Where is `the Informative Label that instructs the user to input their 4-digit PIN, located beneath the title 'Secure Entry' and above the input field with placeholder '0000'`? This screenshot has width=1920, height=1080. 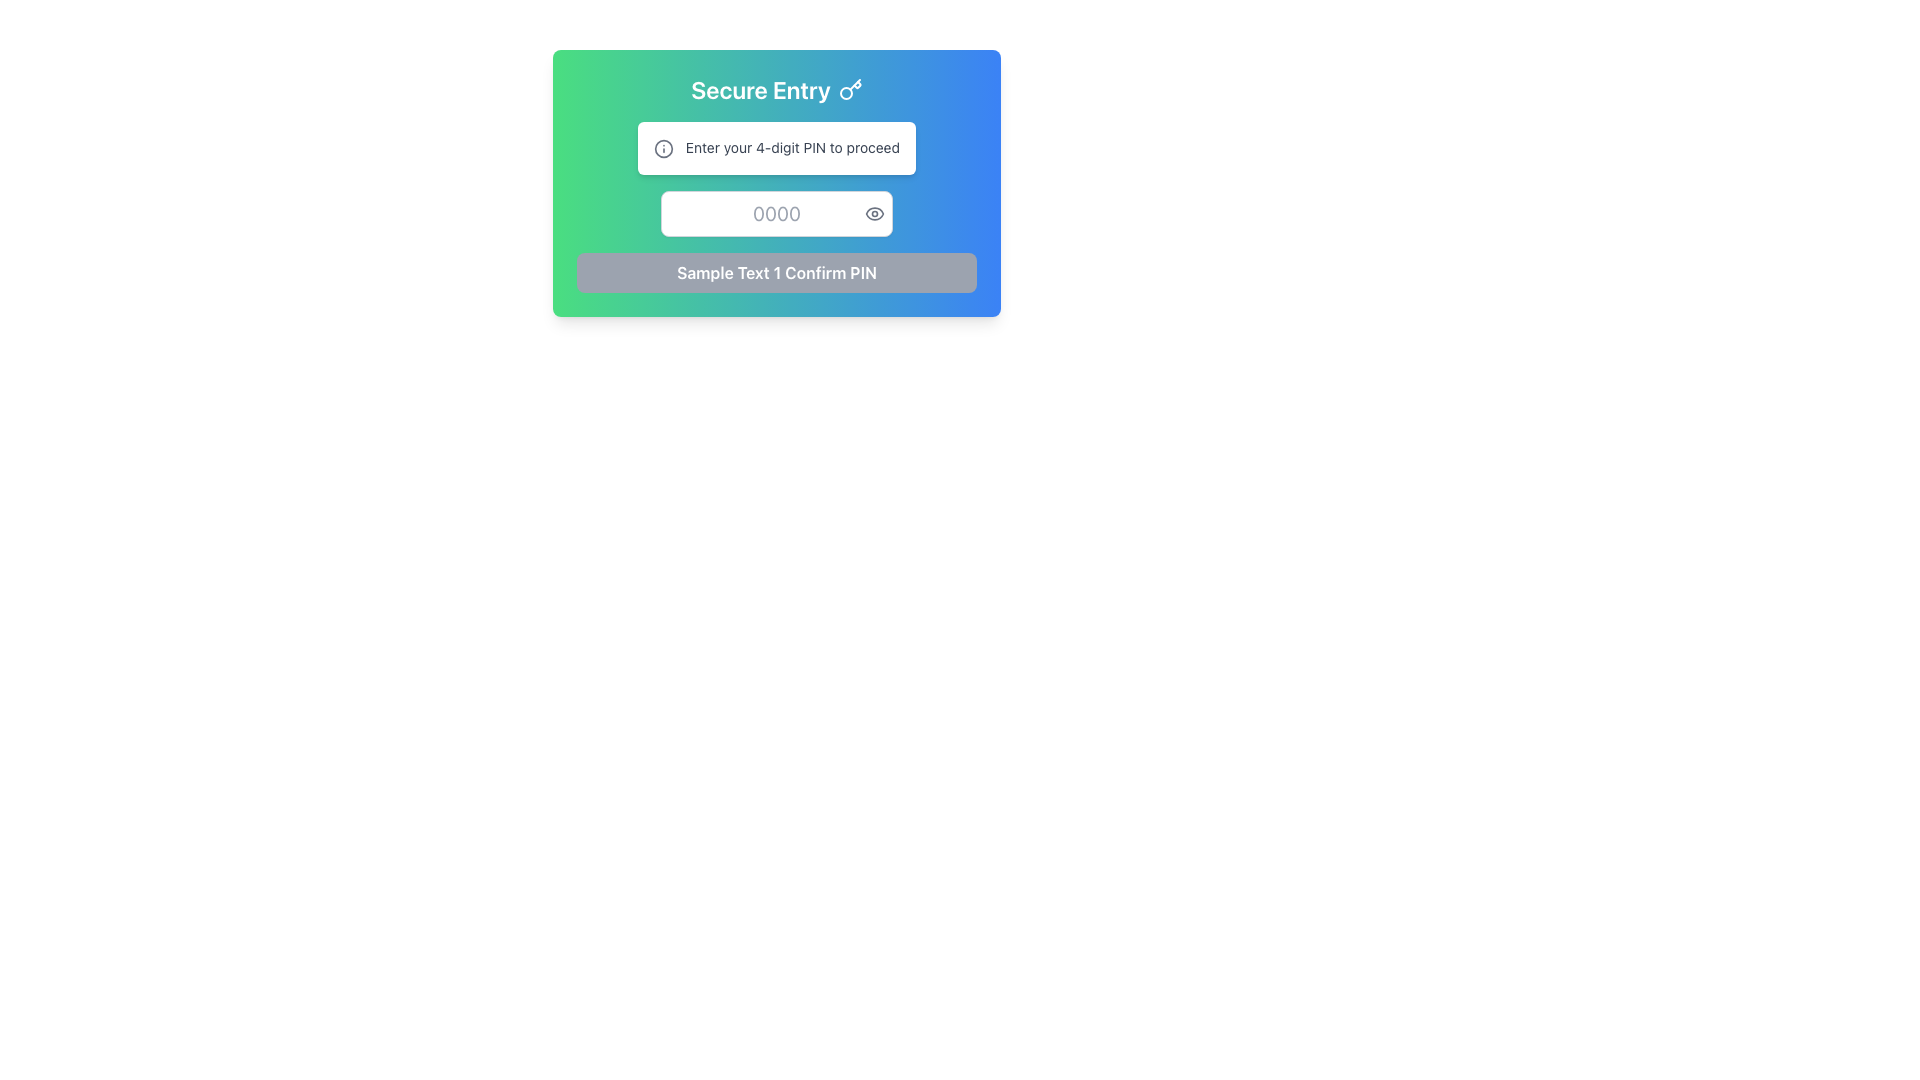
the Informative Label that instructs the user to input their 4-digit PIN, located beneath the title 'Secure Entry' and above the input field with placeholder '0000' is located at coordinates (776, 146).